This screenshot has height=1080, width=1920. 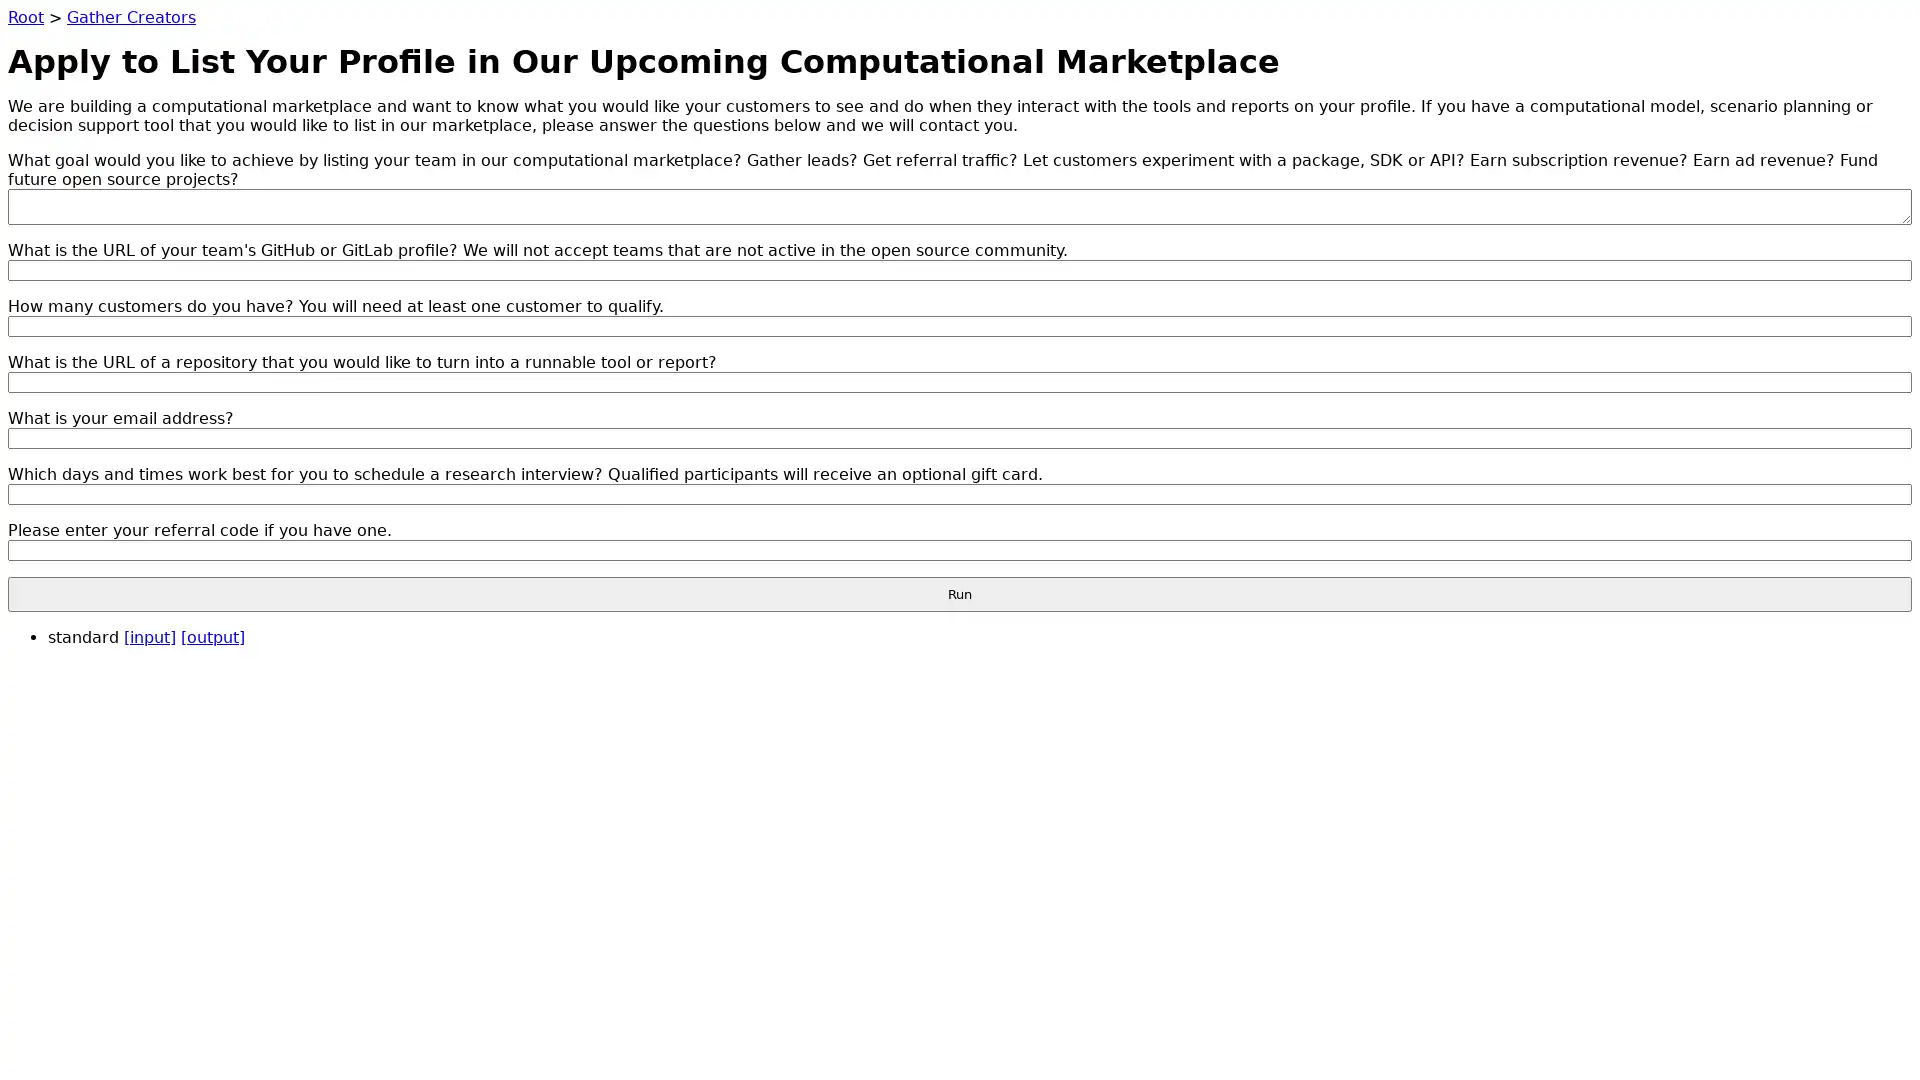 I want to click on Run, so click(x=960, y=593).